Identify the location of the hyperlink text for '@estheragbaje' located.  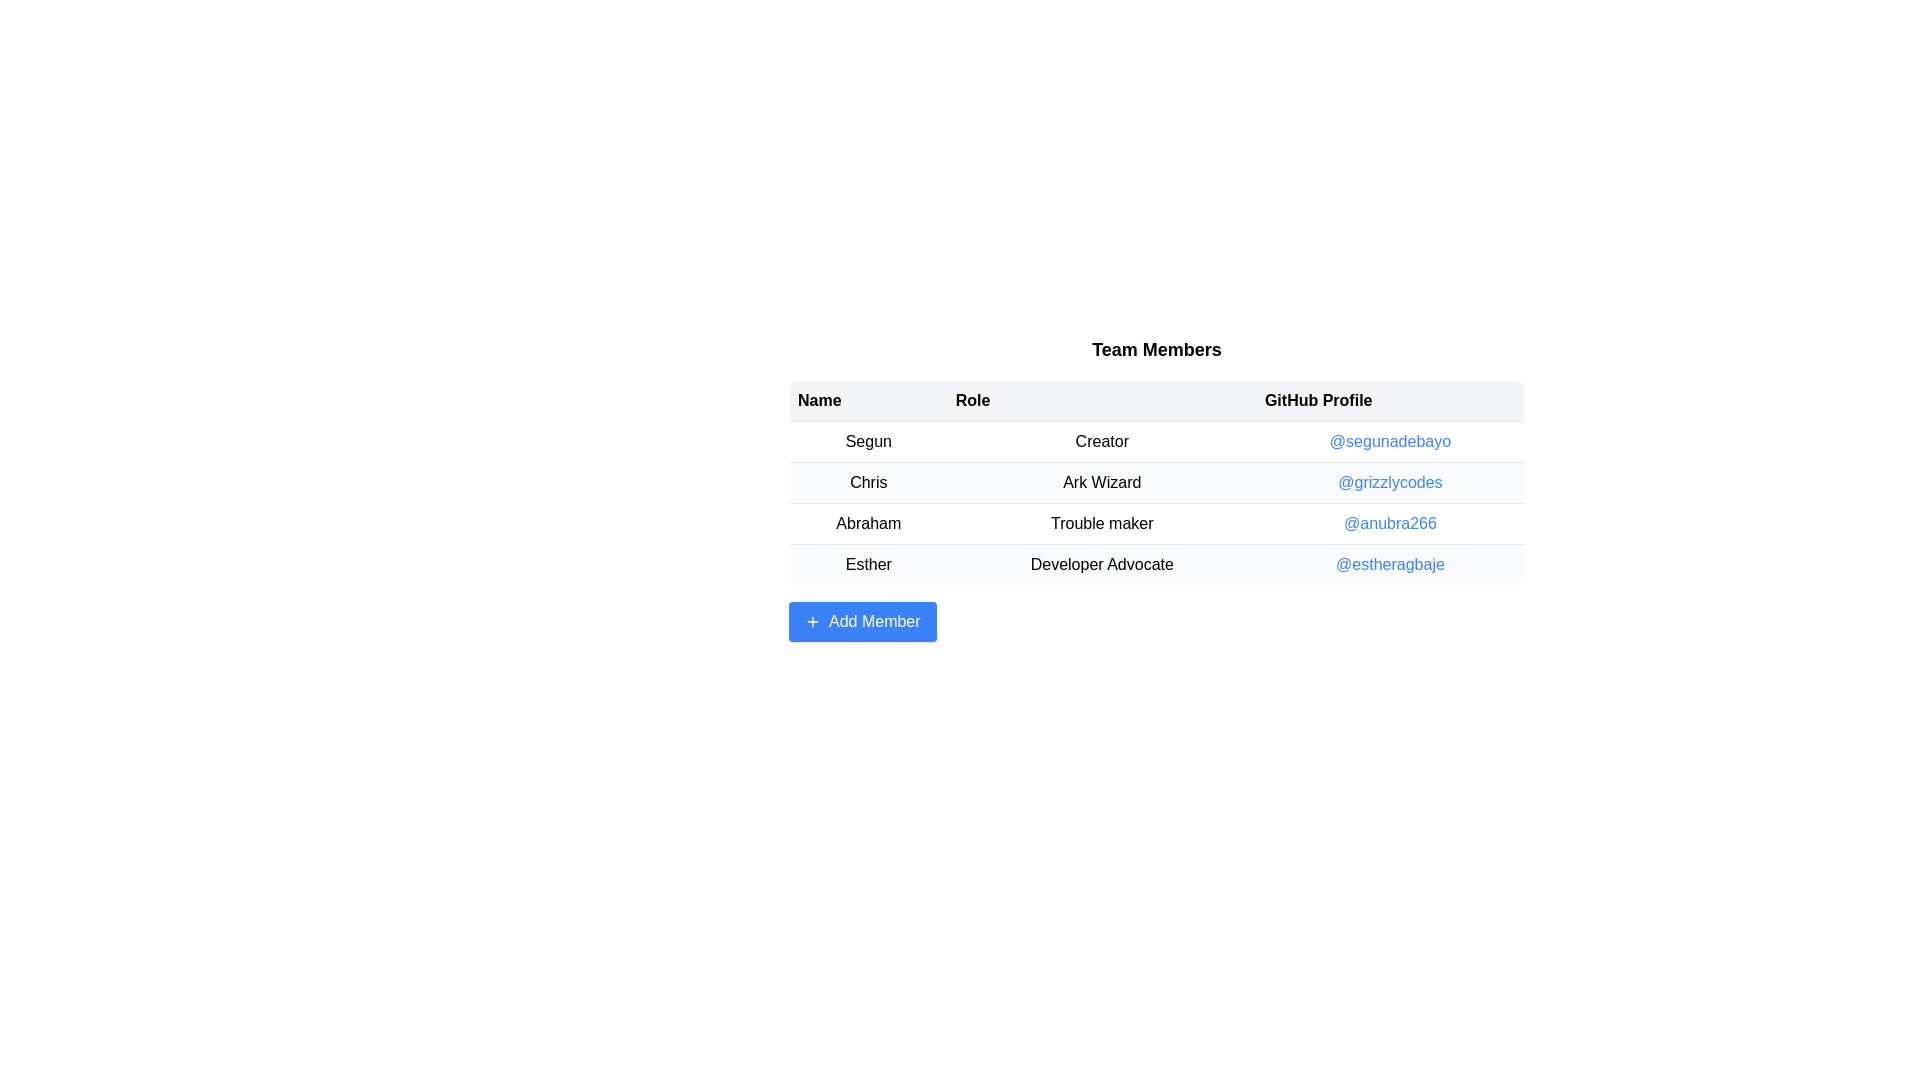
(1389, 564).